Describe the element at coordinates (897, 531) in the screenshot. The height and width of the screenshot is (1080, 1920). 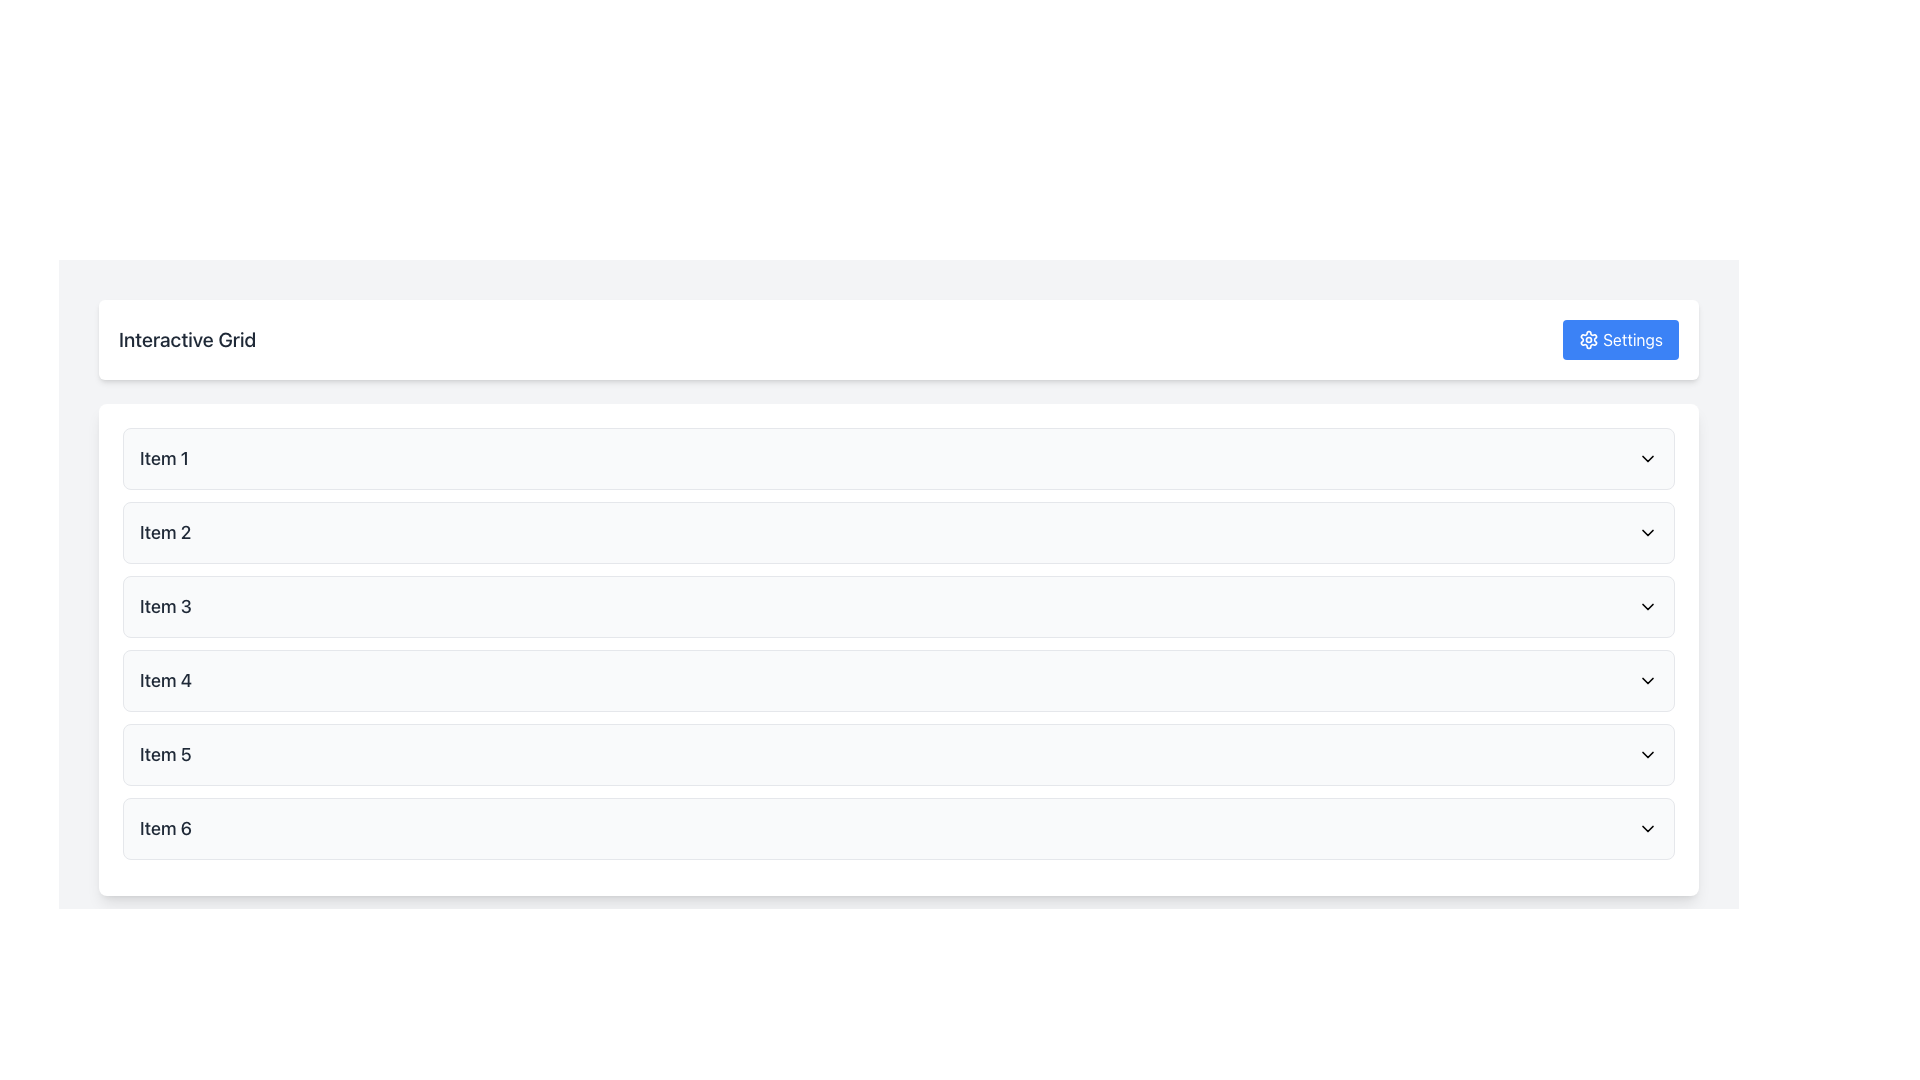
I see `the second list item labeled 'Item 2'` at that location.